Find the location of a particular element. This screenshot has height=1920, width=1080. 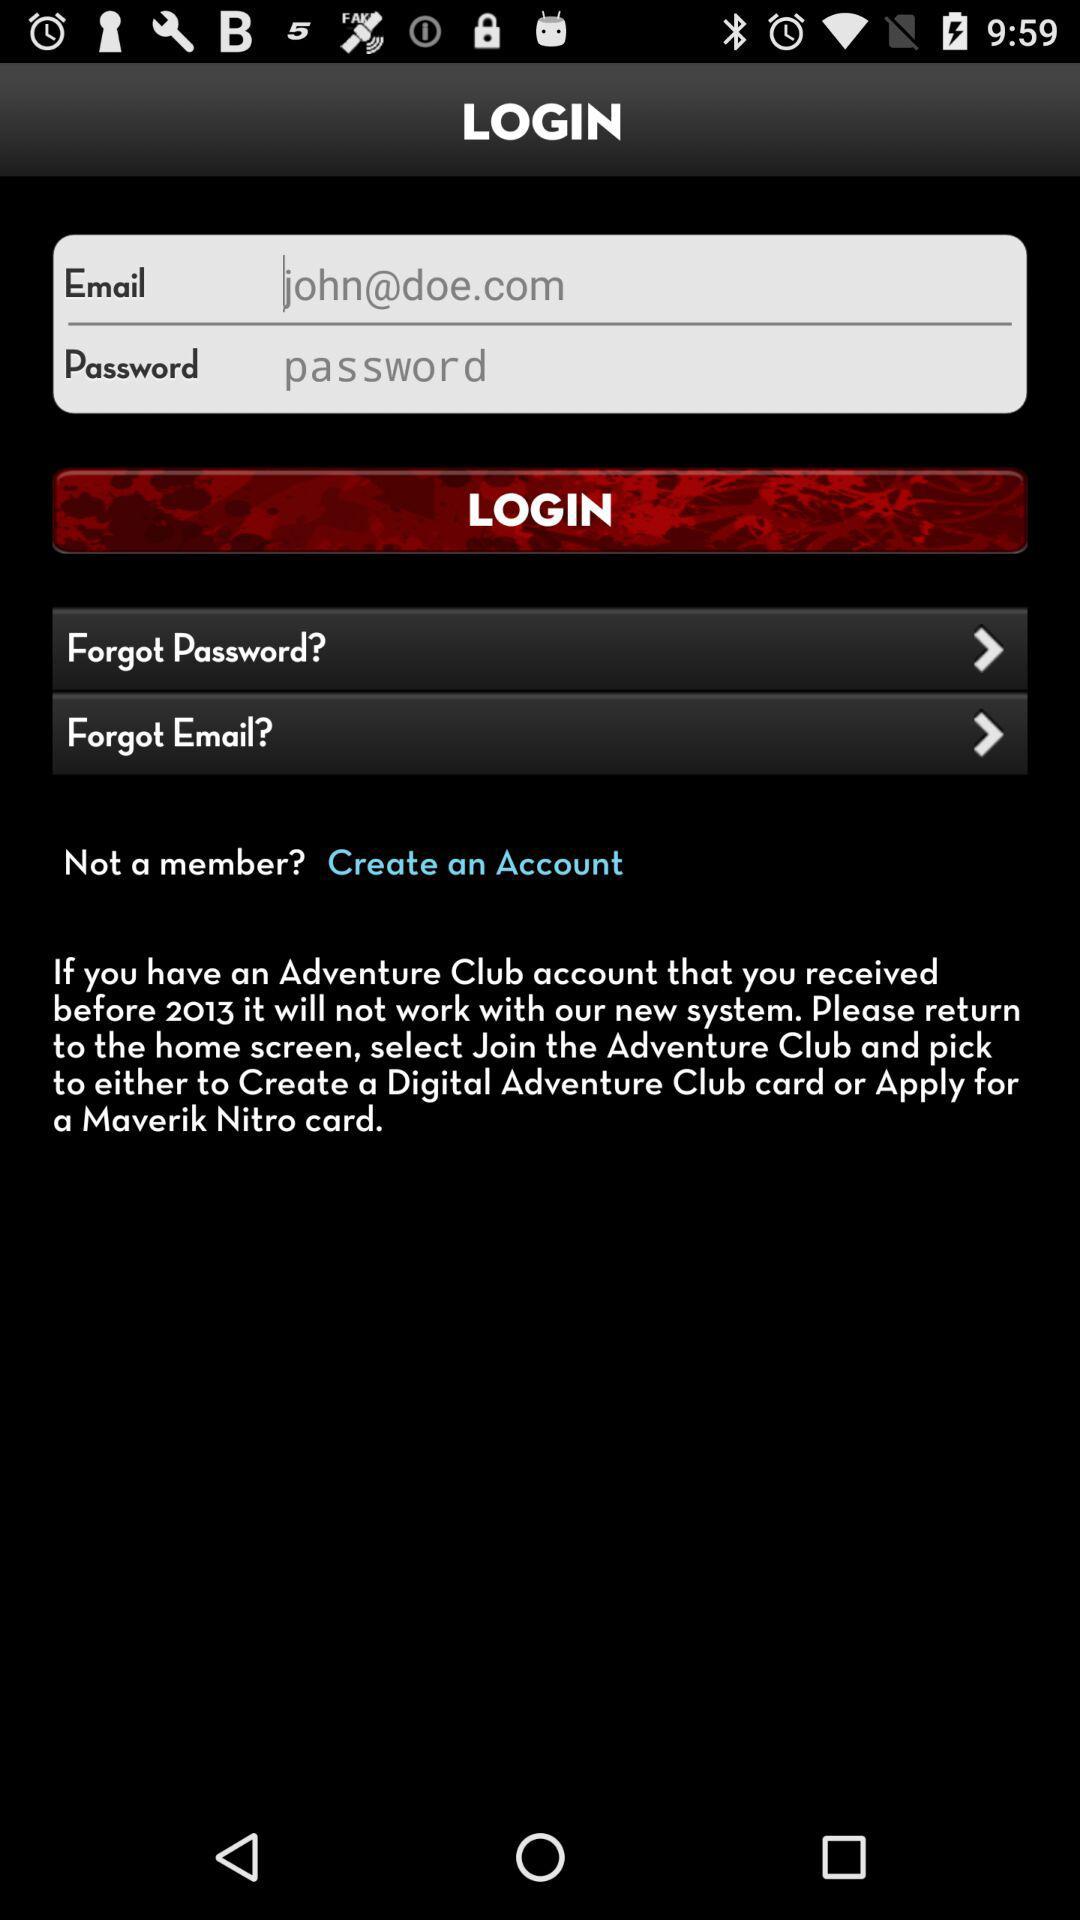

email section is located at coordinates (644, 282).